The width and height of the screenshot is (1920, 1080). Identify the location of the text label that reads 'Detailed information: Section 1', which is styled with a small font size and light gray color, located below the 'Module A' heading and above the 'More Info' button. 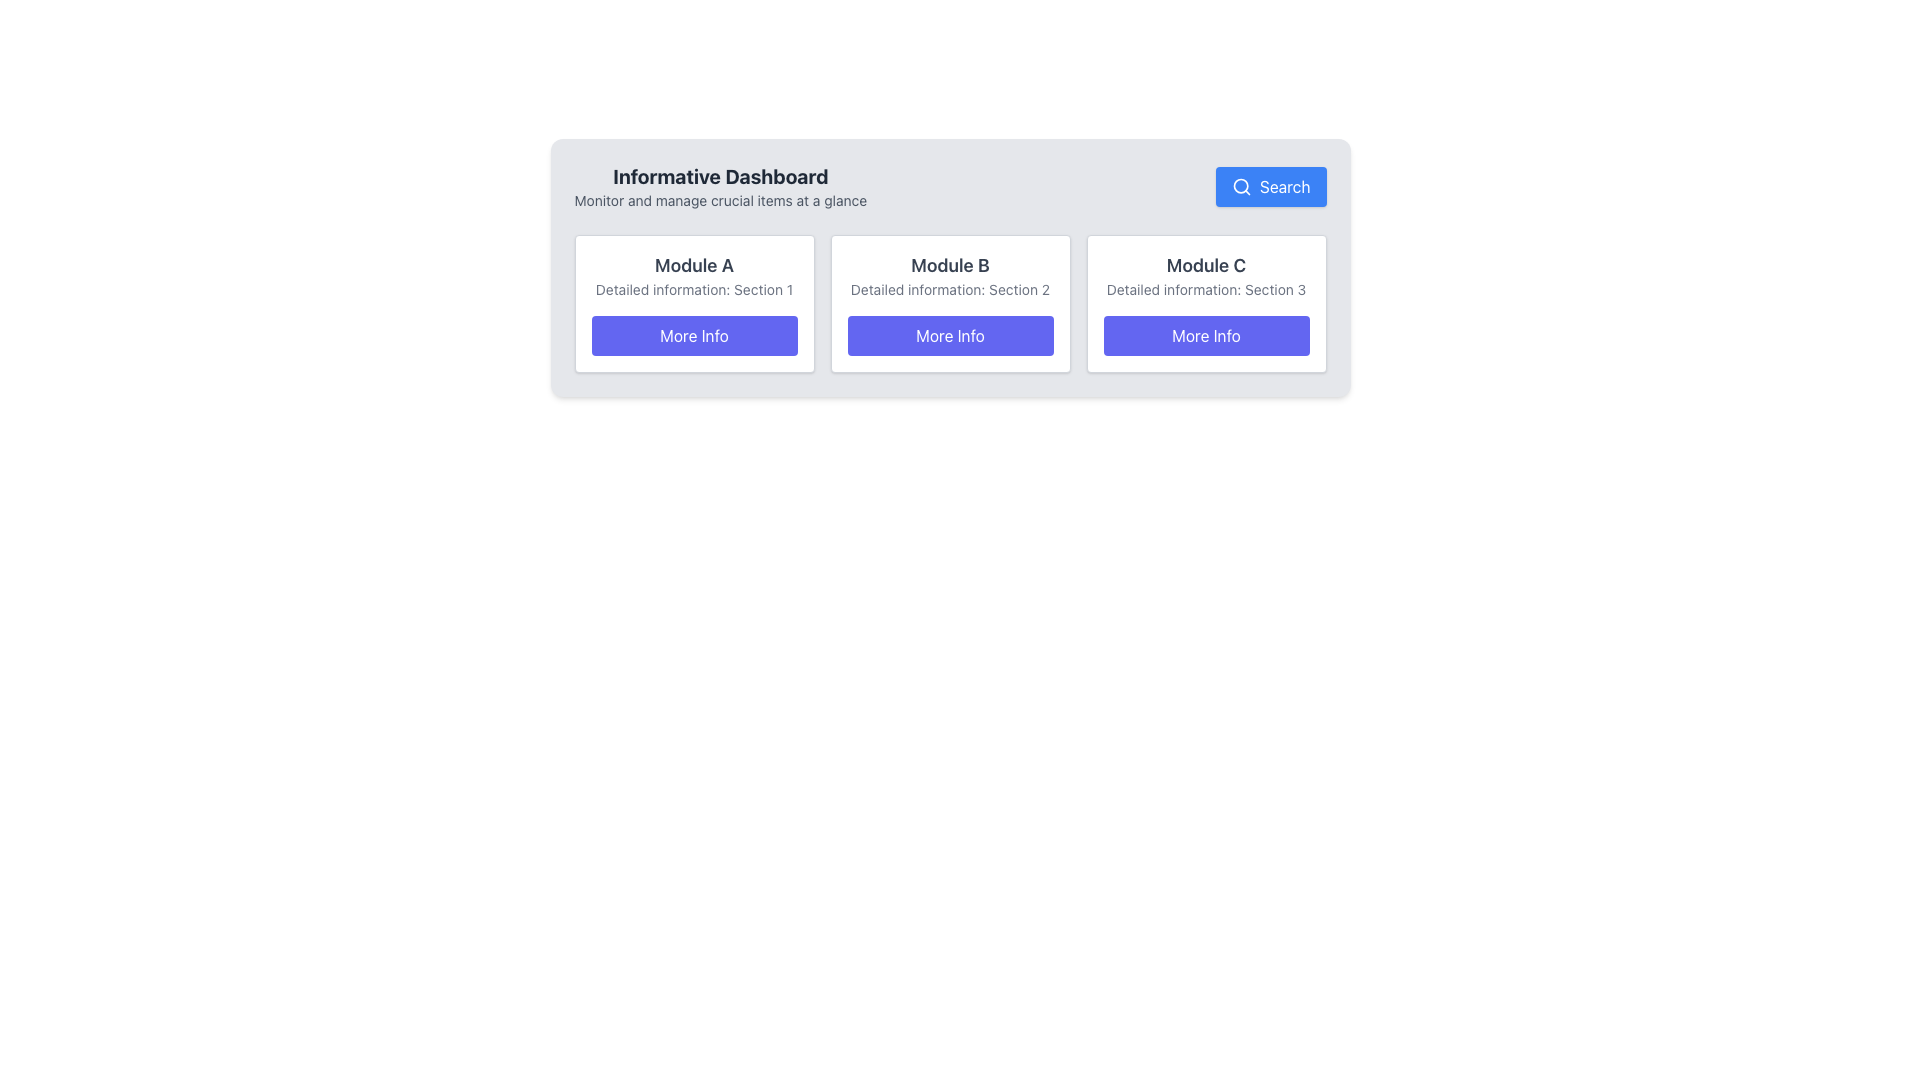
(694, 289).